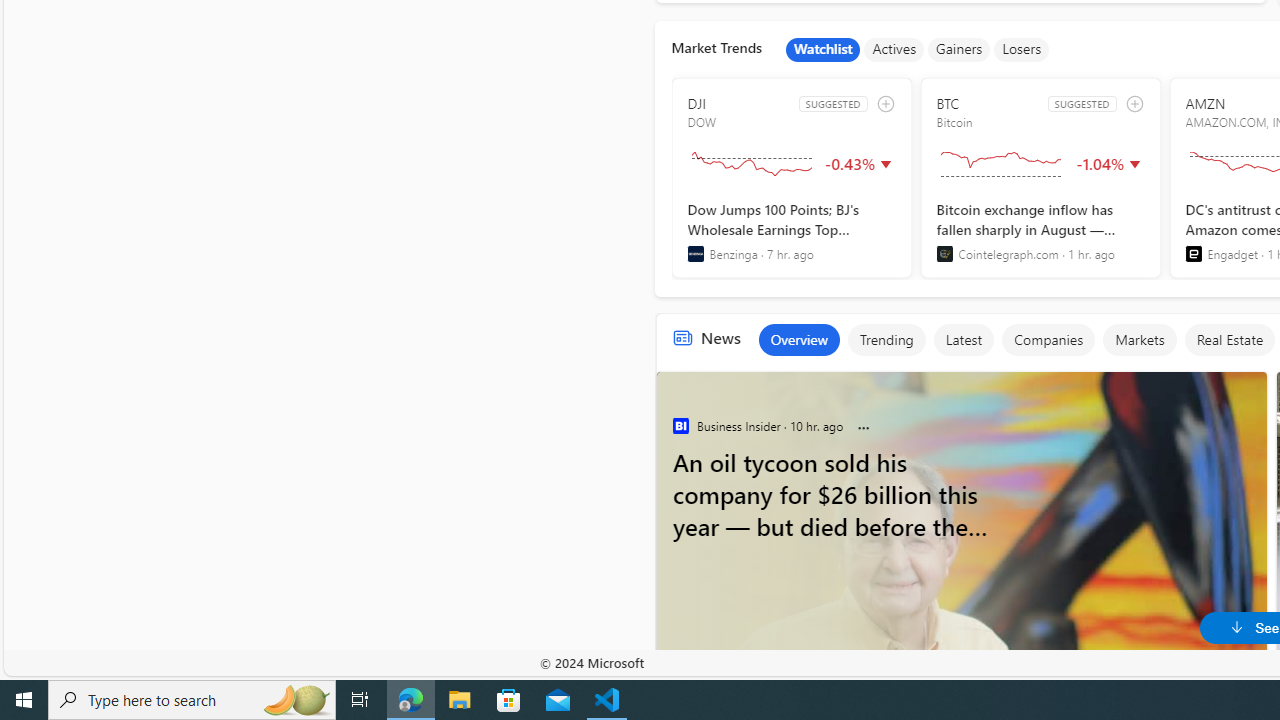 This screenshot has width=1280, height=720. I want to click on 'Engadget', so click(1193, 253).